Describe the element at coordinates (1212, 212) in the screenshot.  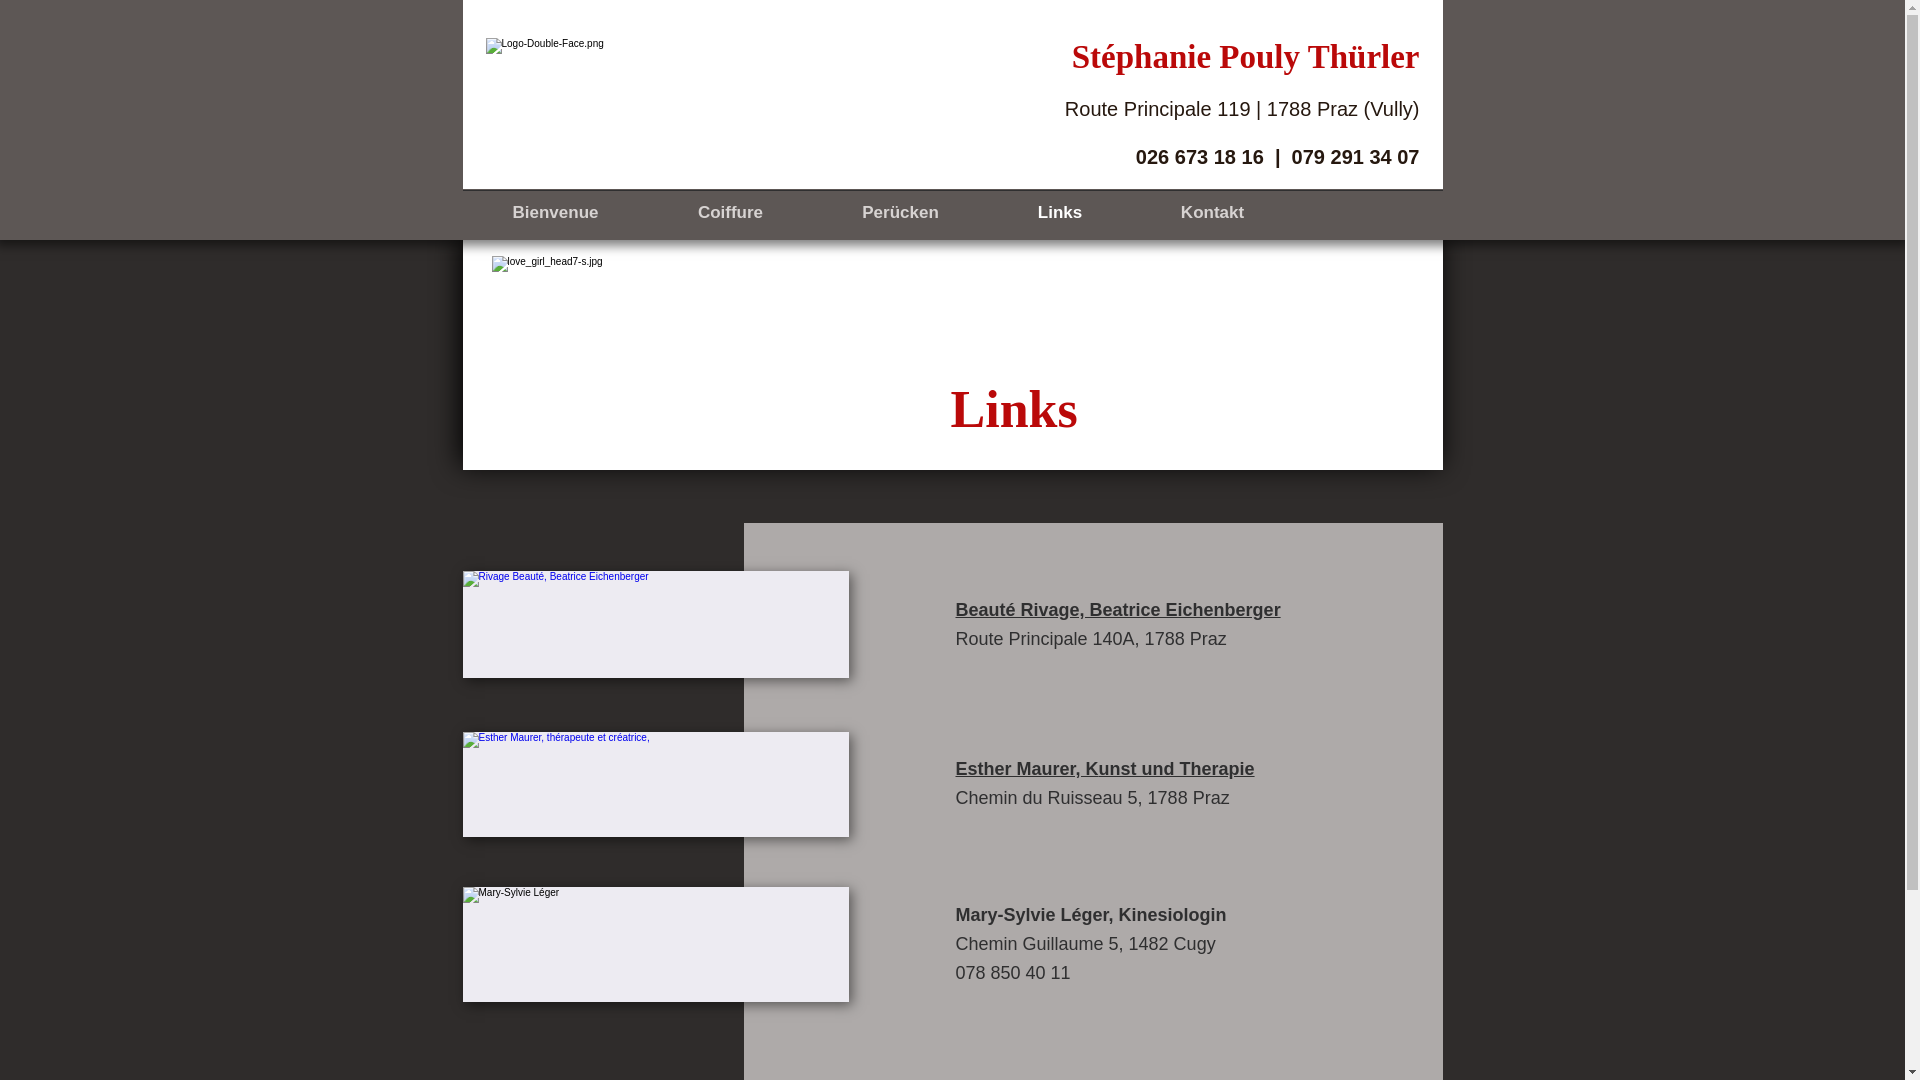
I see `'Kontakt'` at that location.